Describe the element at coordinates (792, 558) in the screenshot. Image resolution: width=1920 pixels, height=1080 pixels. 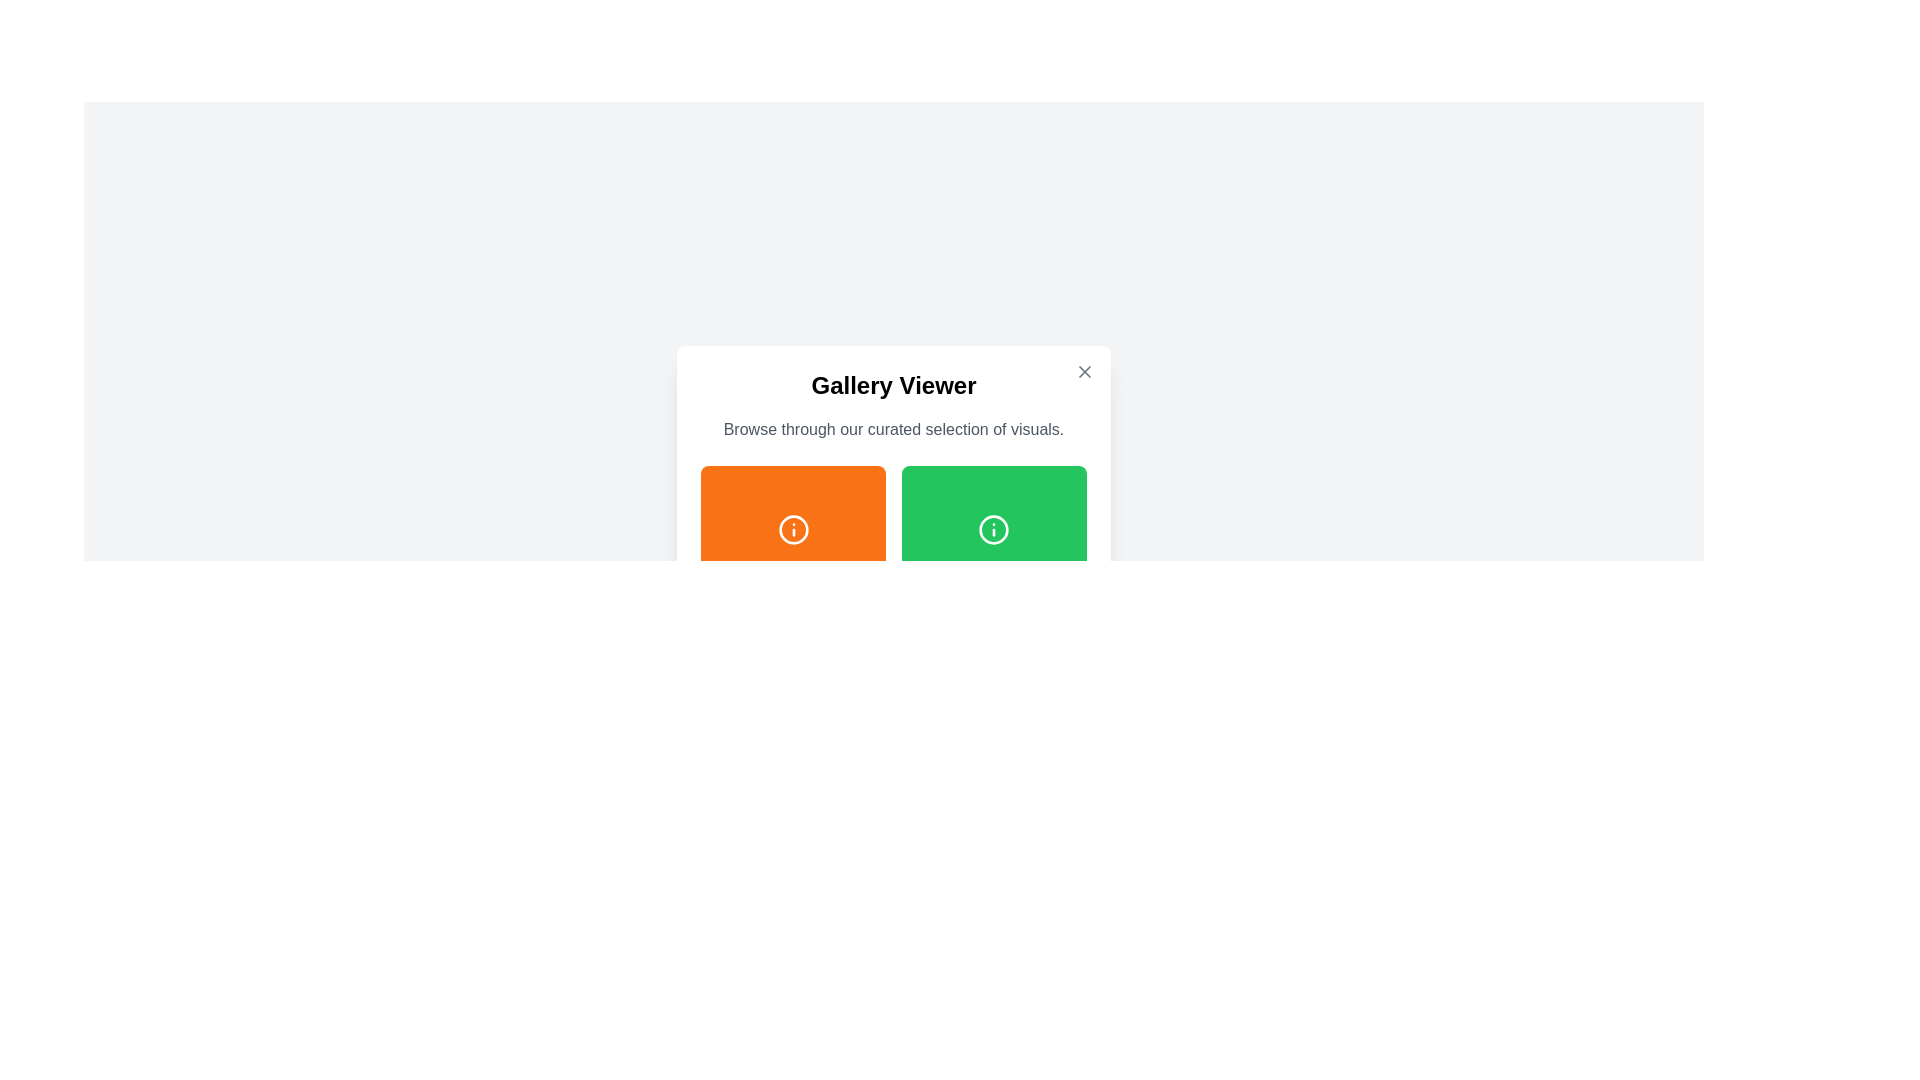
I see `contents of the informational display box with a bright orange background and title 'Sunset' located in the lower half of the 'Gallery Viewer' modal dialog` at that location.